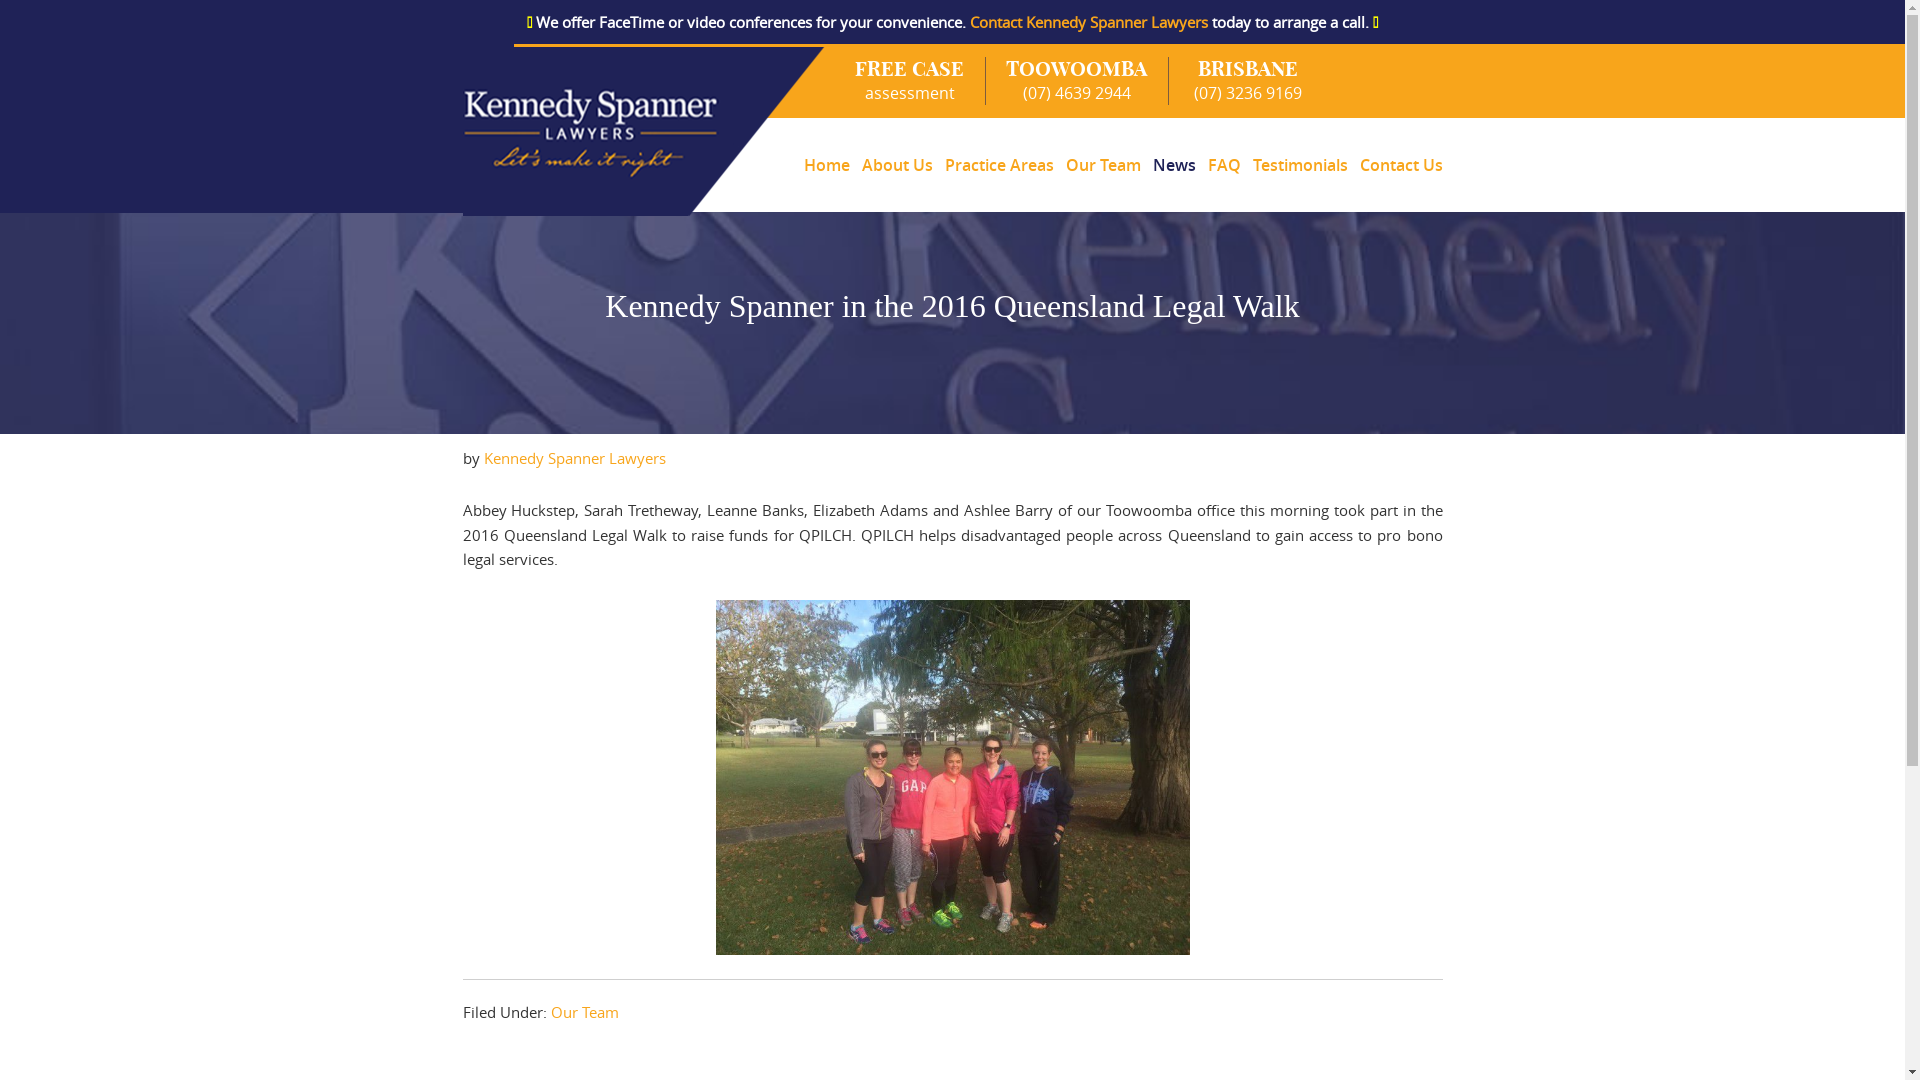 The height and width of the screenshot is (1080, 1920). Describe the element at coordinates (1076, 80) in the screenshot. I see `'TOOWOOMBA` at that location.